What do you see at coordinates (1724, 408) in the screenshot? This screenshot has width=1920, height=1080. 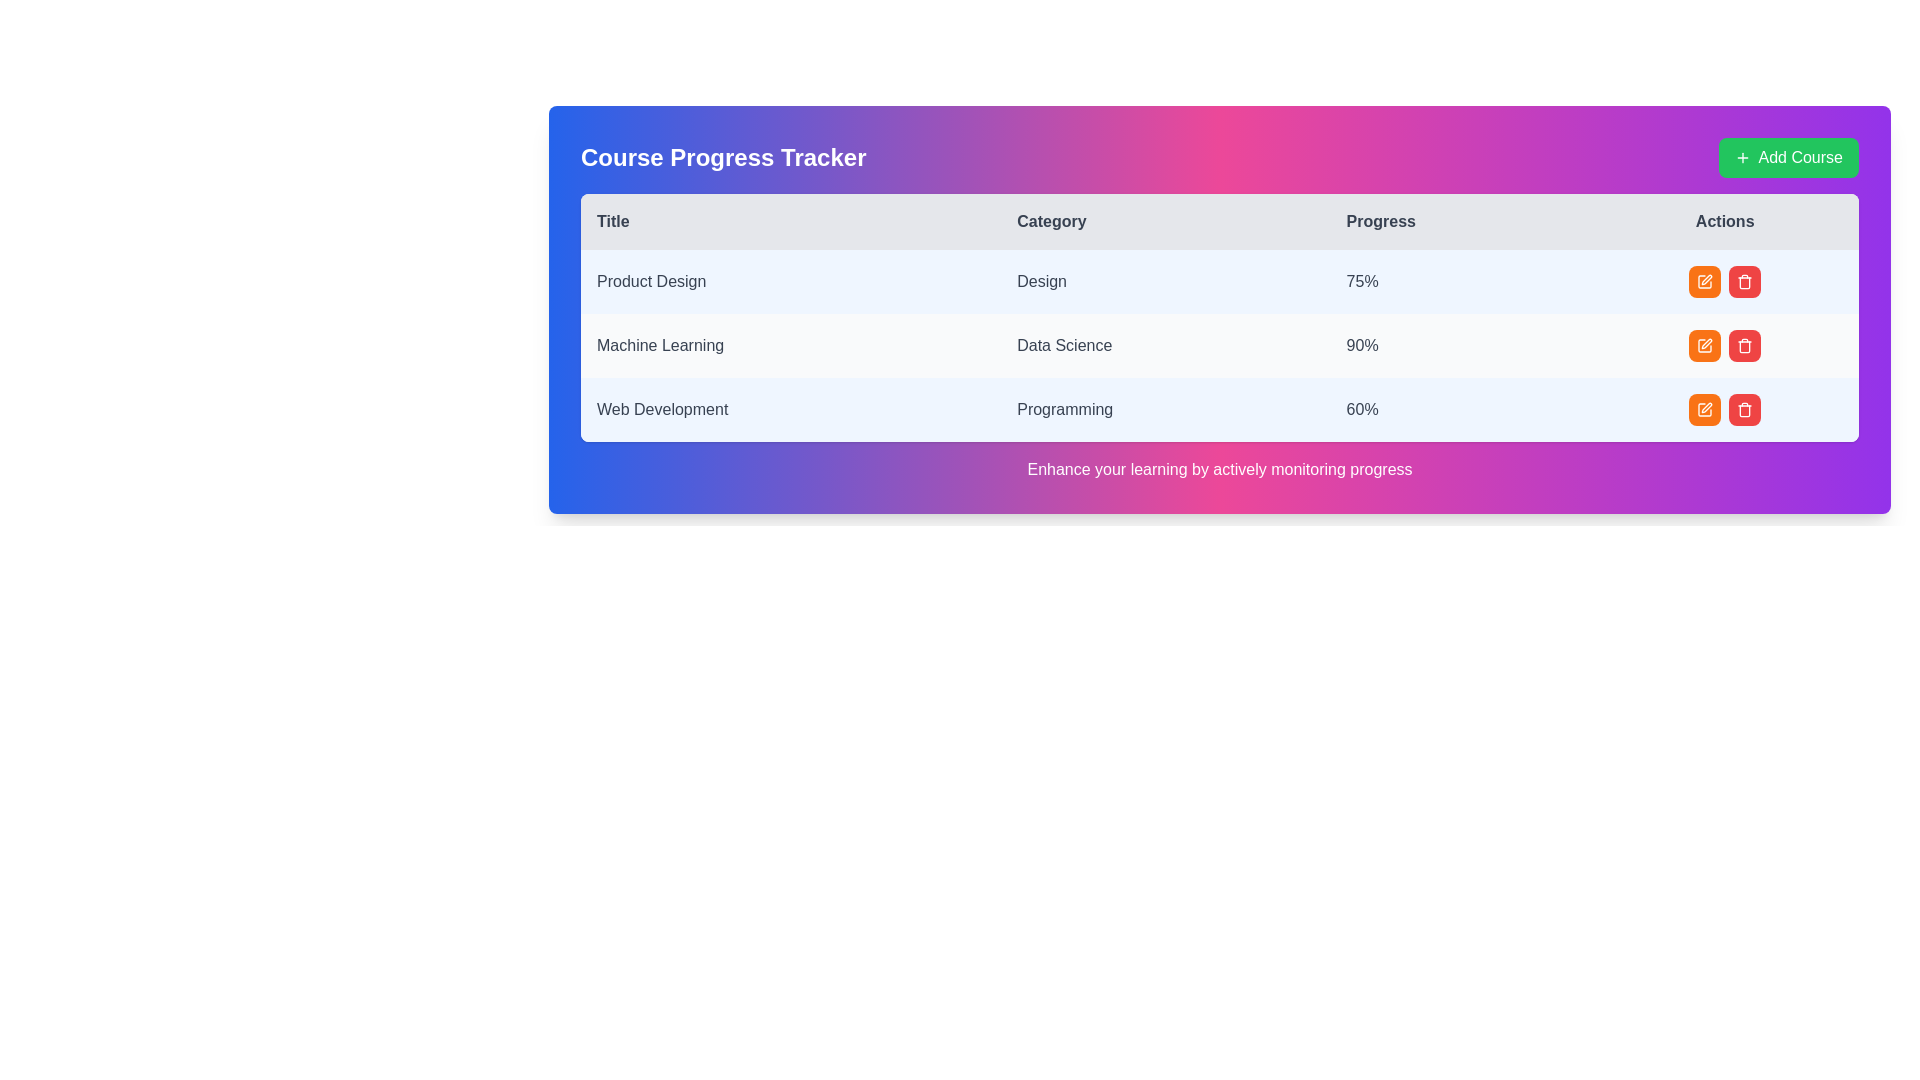 I see `the edit button in the Action button group for the 'Web Development' row to enter edit mode` at bounding box center [1724, 408].